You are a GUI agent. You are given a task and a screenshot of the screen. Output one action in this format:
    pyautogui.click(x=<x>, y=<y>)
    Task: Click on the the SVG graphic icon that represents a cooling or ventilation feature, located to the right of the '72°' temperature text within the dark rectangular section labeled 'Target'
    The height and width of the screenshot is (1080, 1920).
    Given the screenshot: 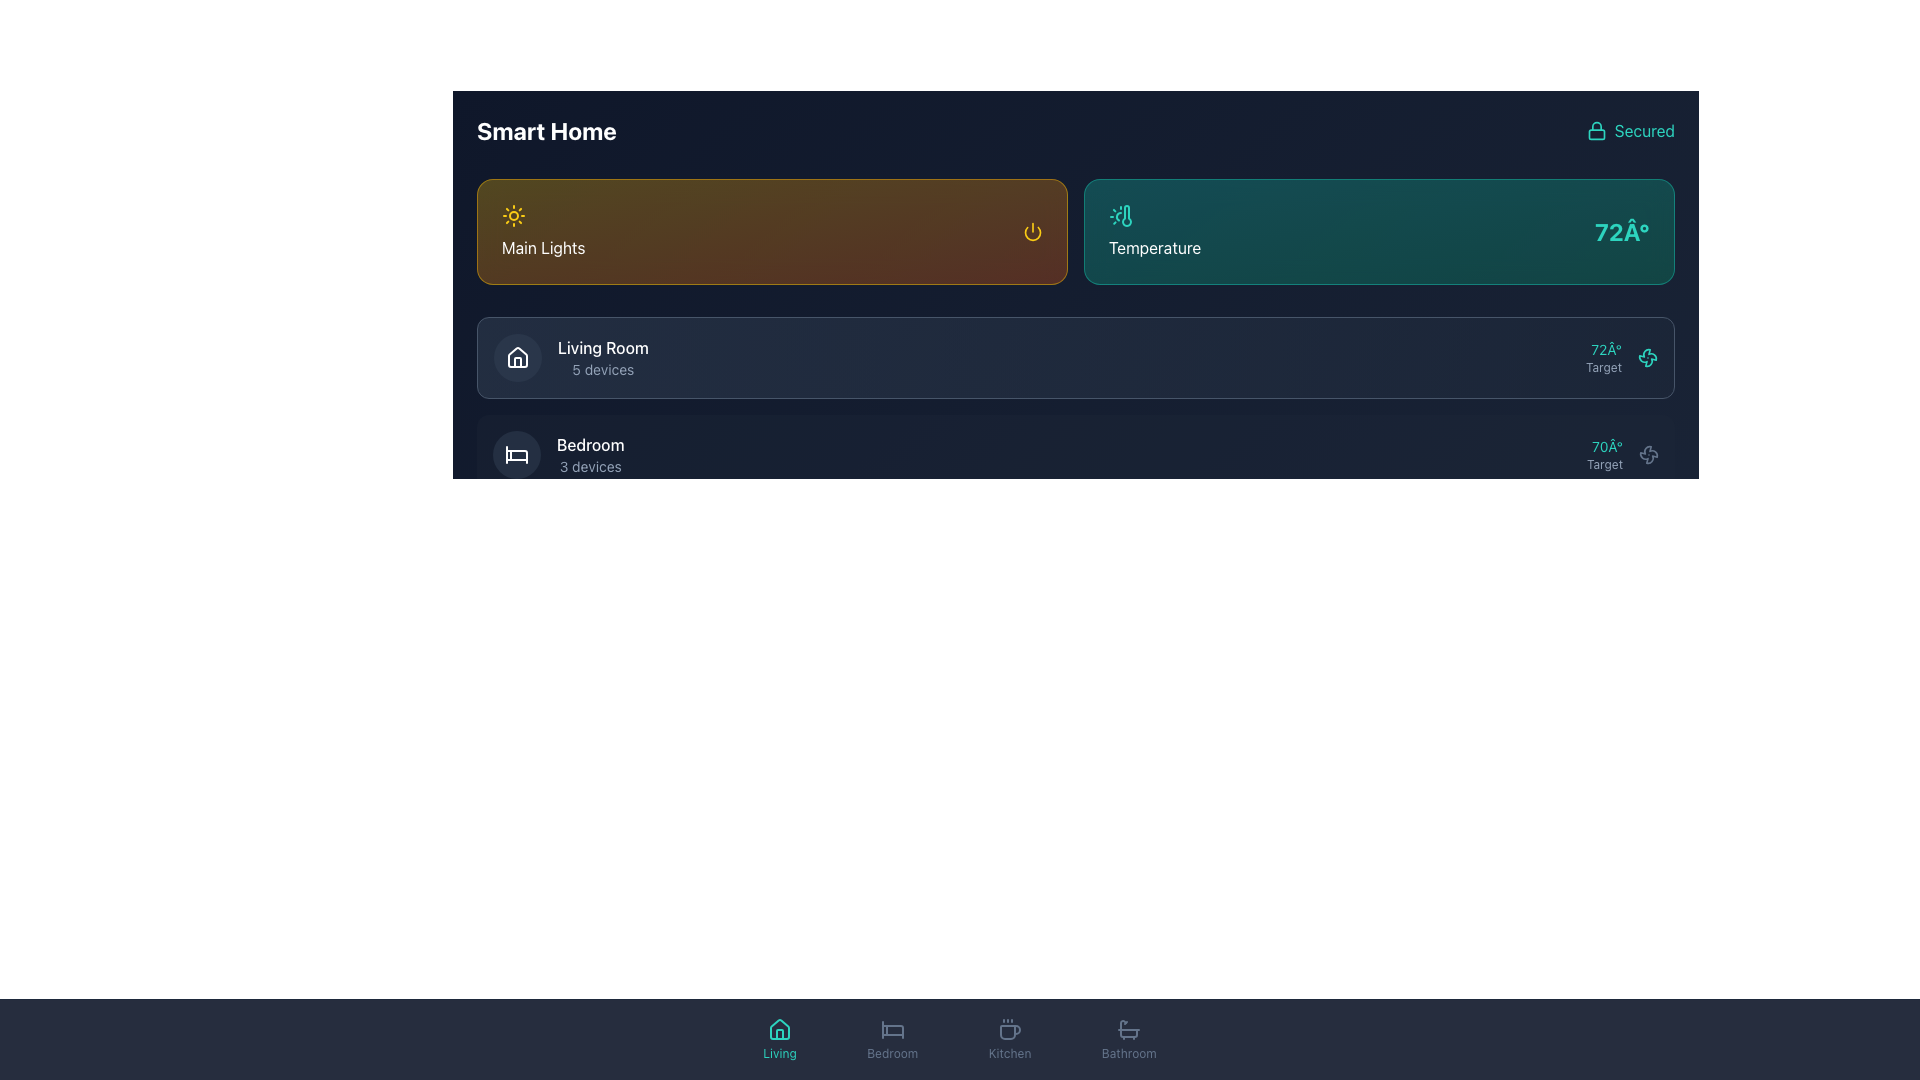 What is the action you would take?
    pyautogui.click(x=1647, y=357)
    